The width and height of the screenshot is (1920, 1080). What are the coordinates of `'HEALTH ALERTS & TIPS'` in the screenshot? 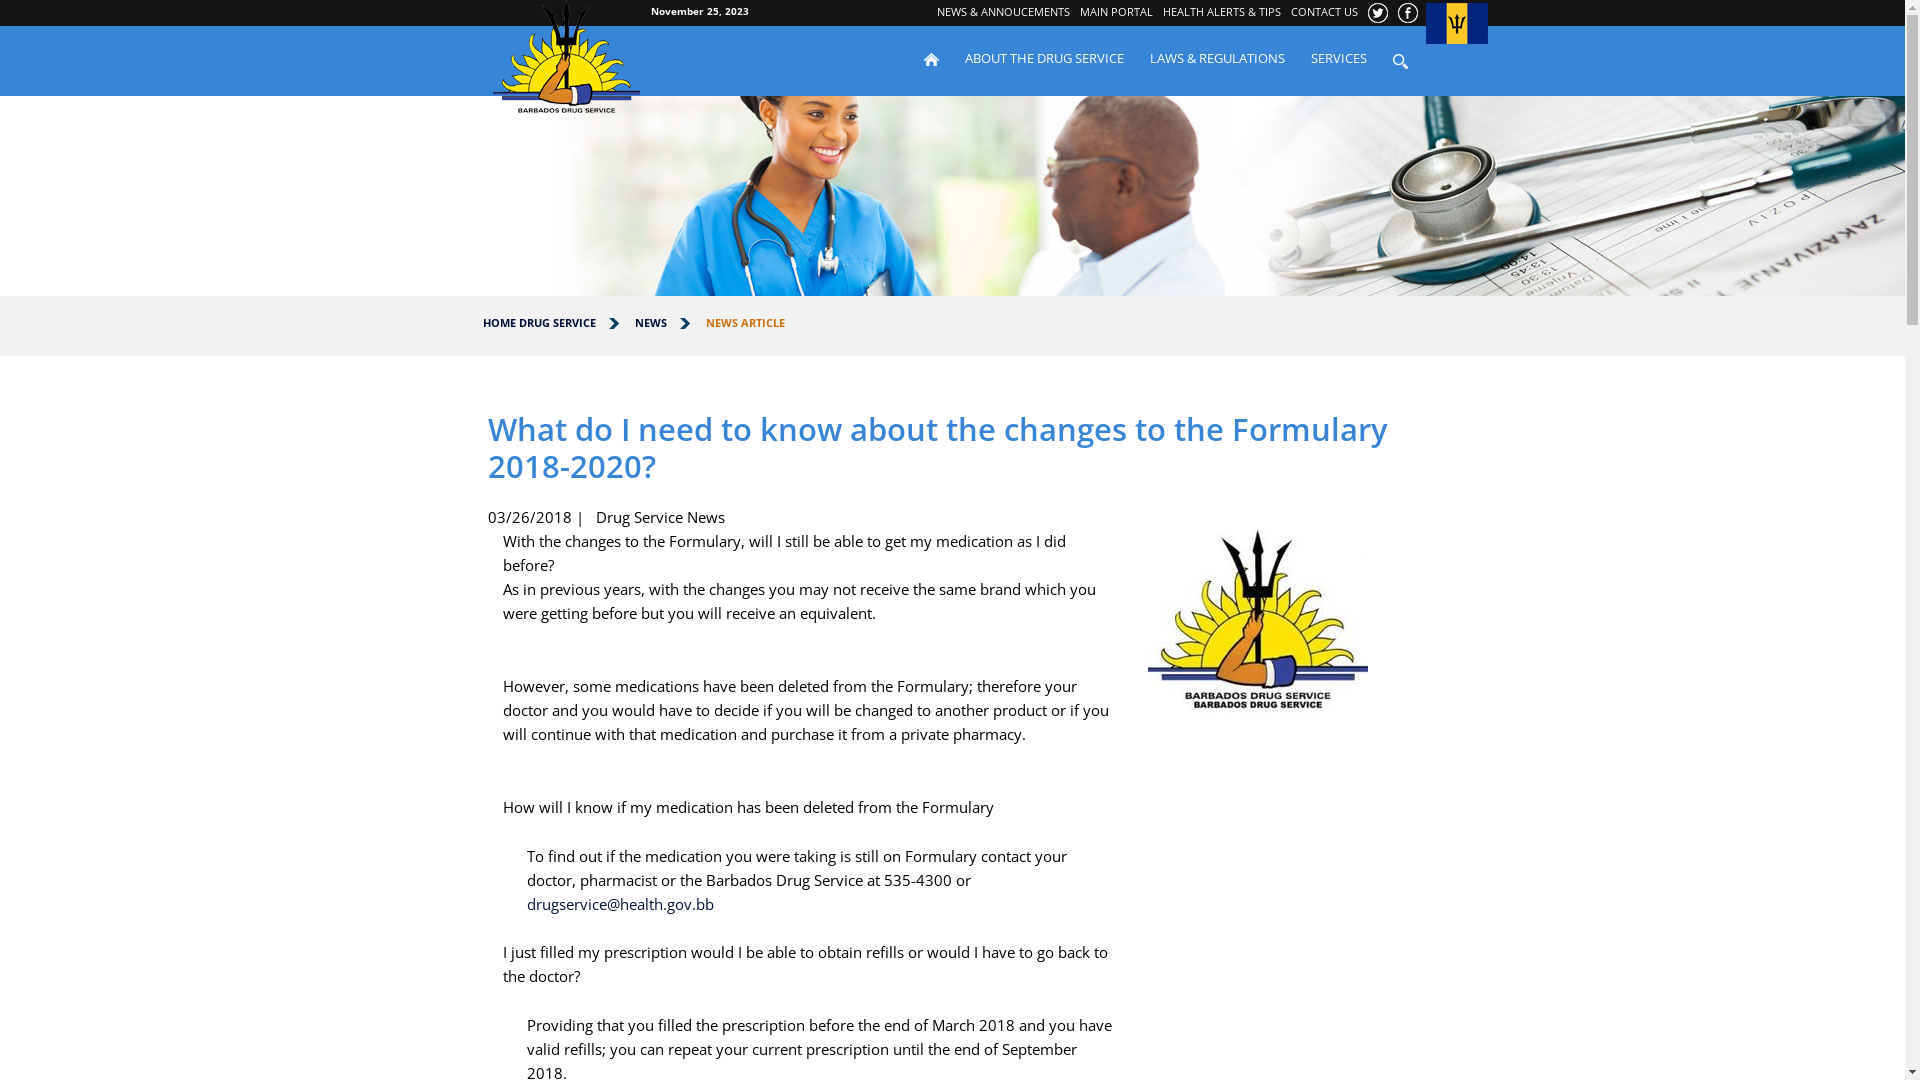 It's located at (1221, 11).